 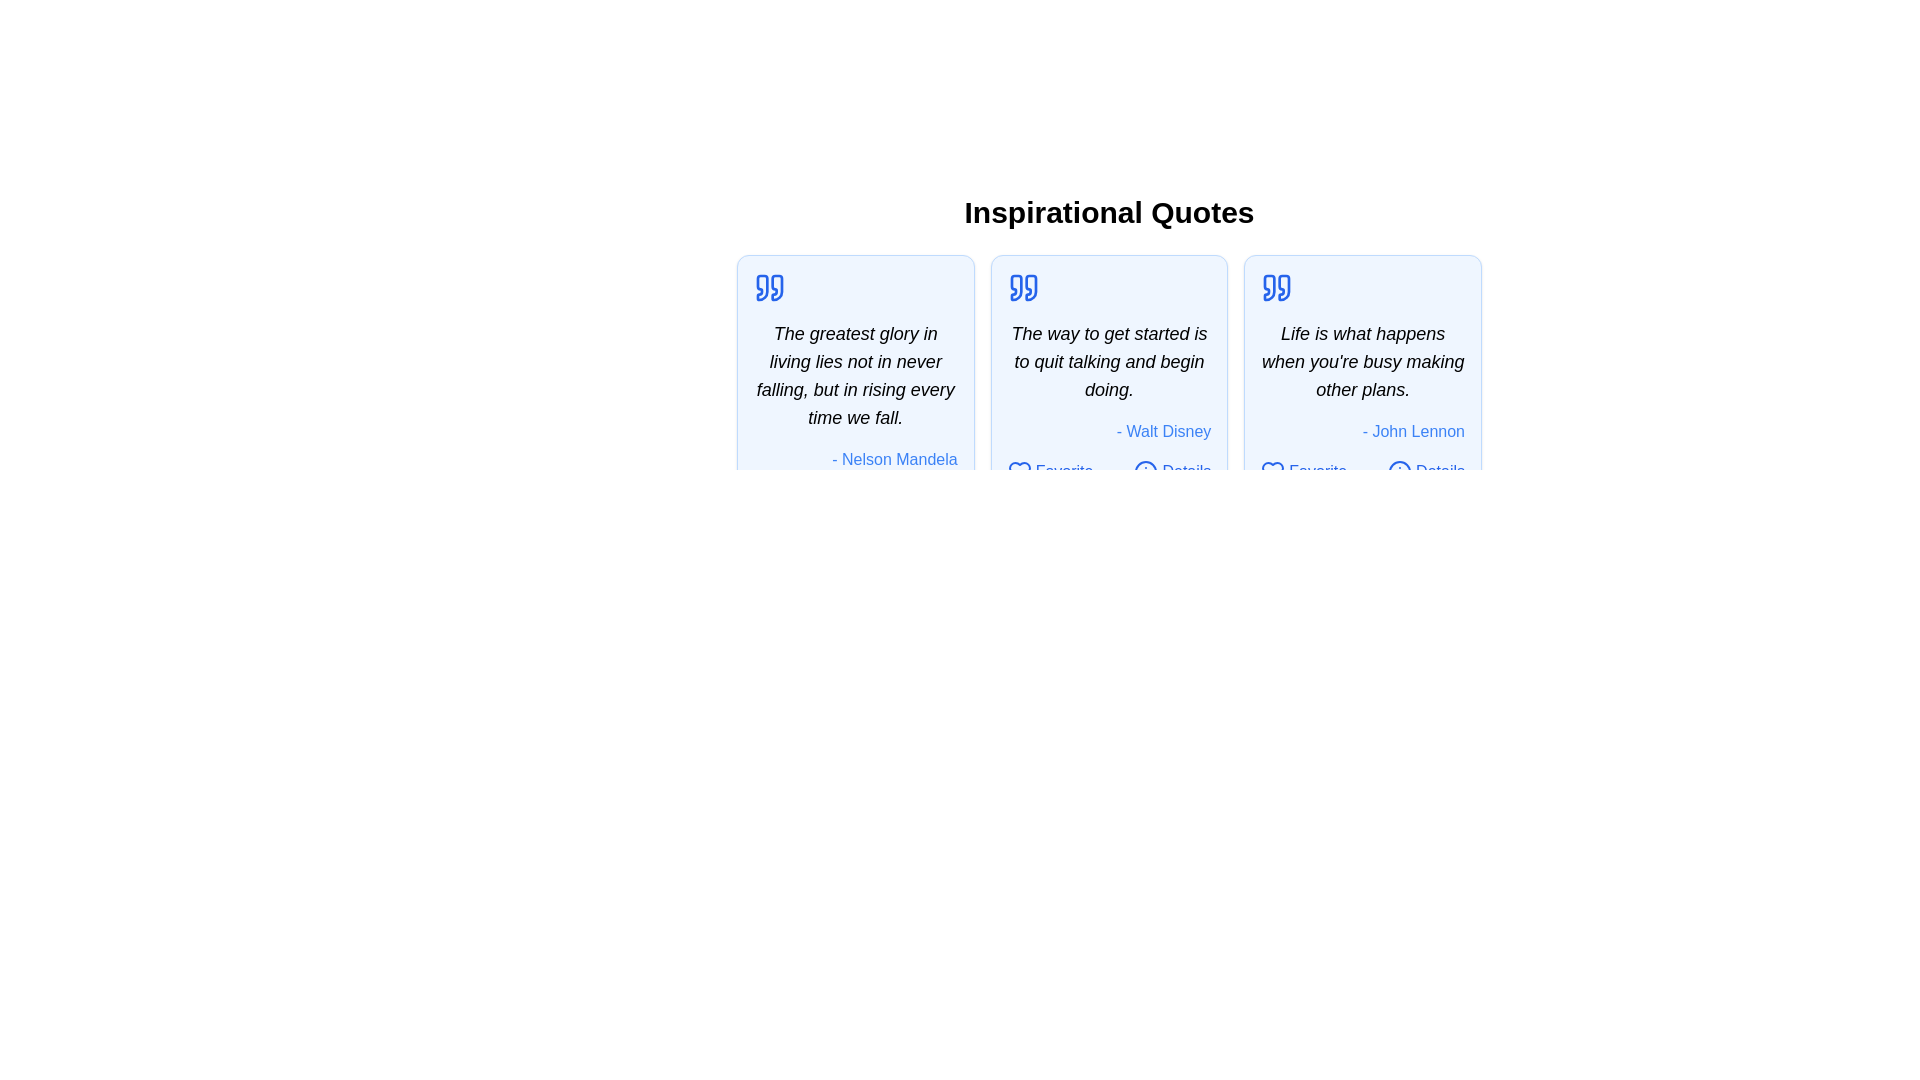 I want to click on the SVG circle that represents the information icon located in the second card of a three-card row on the page, so click(x=1146, y=471).